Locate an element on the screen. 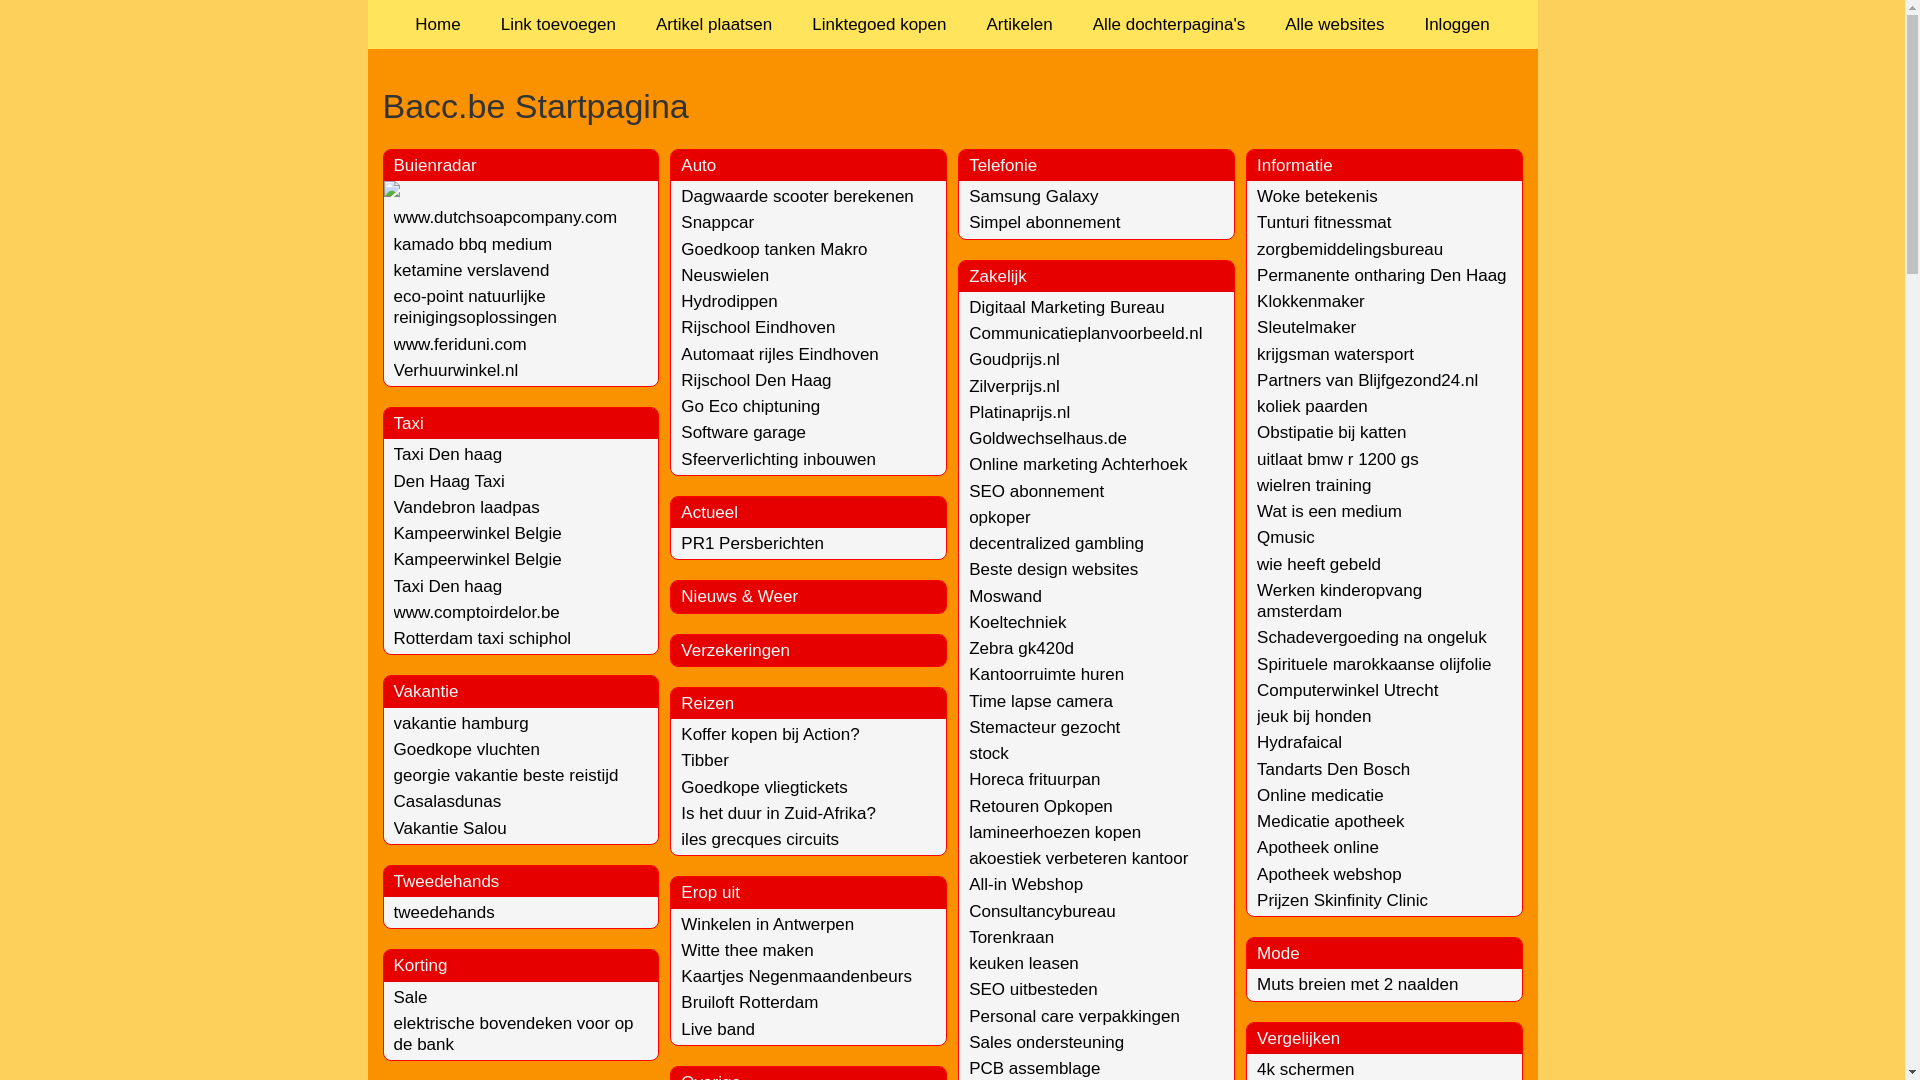  'Spirituele marokkaanse olijfolie' is located at coordinates (1372, 664).